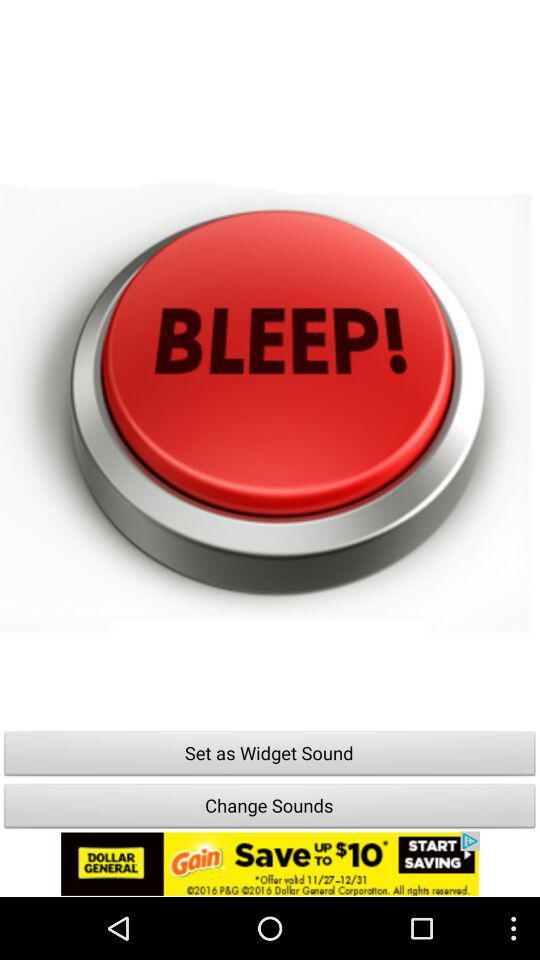  Describe the element at coordinates (270, 863) in the screenshot. I see `the advertisement` at that location.